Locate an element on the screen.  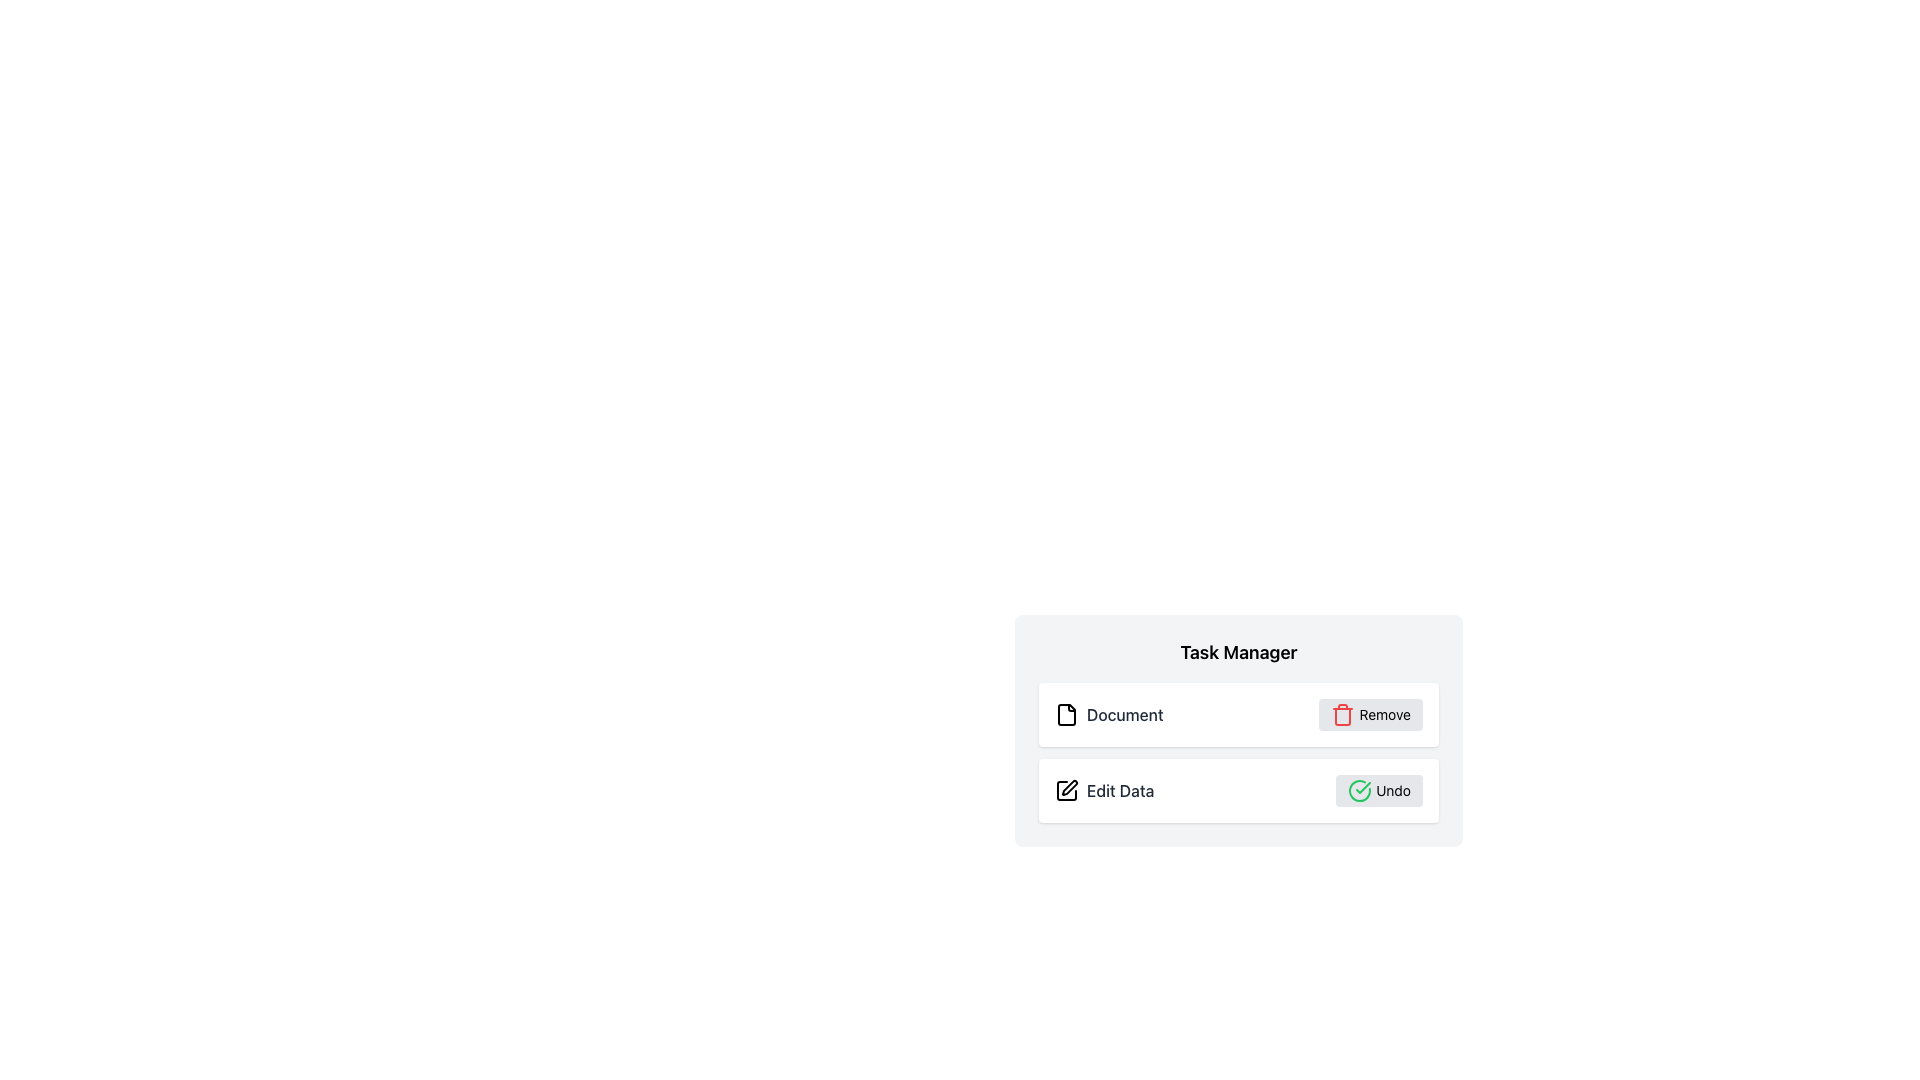
the text label 'Remove' which is displayed in a sans-serif font next to a red trash can icon in the 'Task Manager' section is located at coordinates (1384, 713).